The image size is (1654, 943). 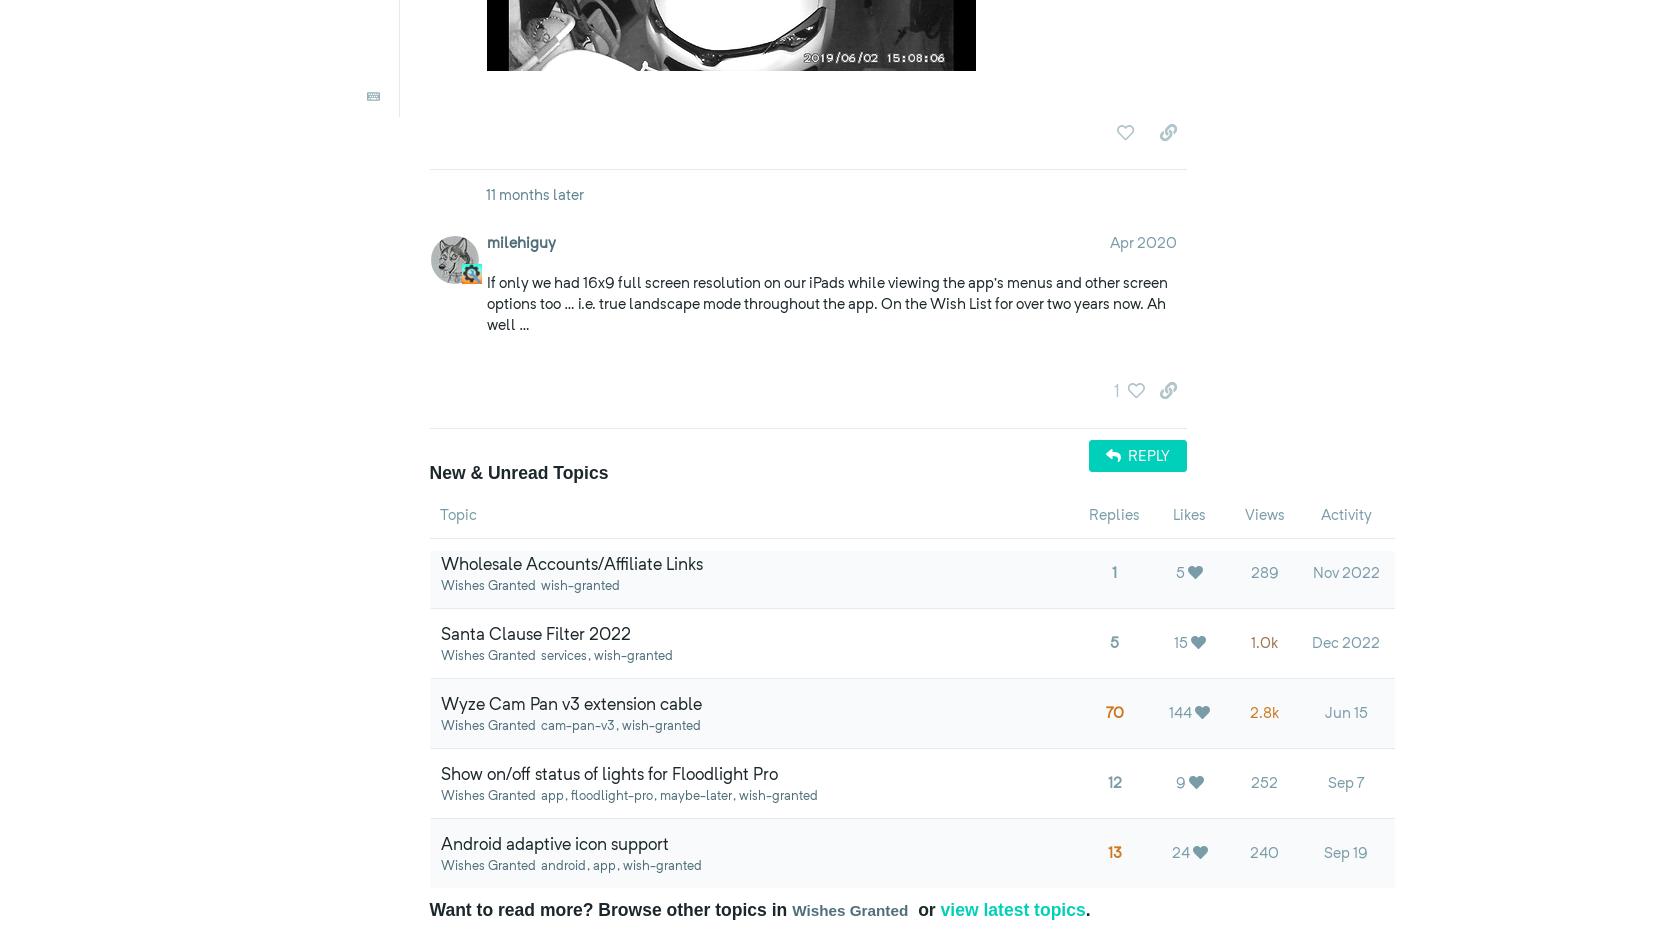 What do you see at coordinates (938, 83) in the screenshot?
I see `', the community. If you have any further questions or feedback about how things should work here, please use our'` at bounding box center [938, 83].